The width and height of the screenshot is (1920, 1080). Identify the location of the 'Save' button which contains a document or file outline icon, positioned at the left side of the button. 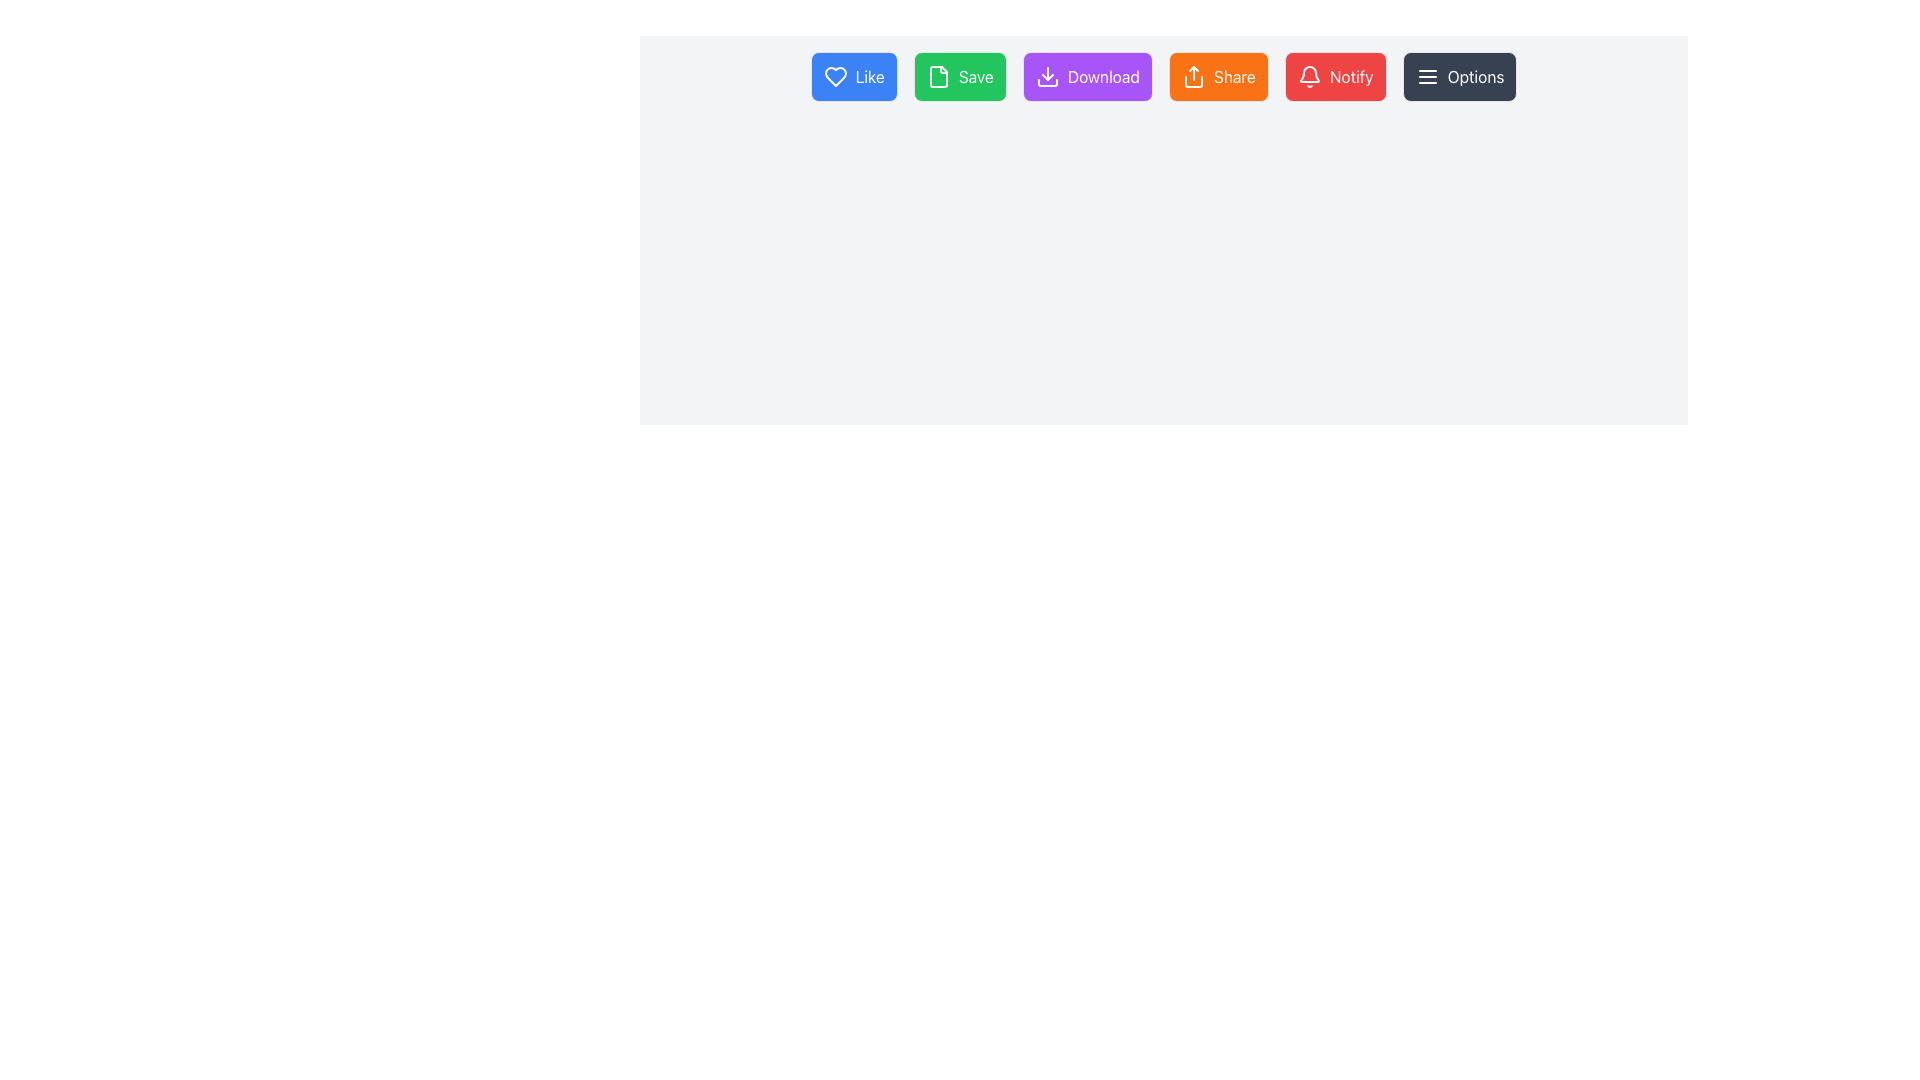
(937, 76).